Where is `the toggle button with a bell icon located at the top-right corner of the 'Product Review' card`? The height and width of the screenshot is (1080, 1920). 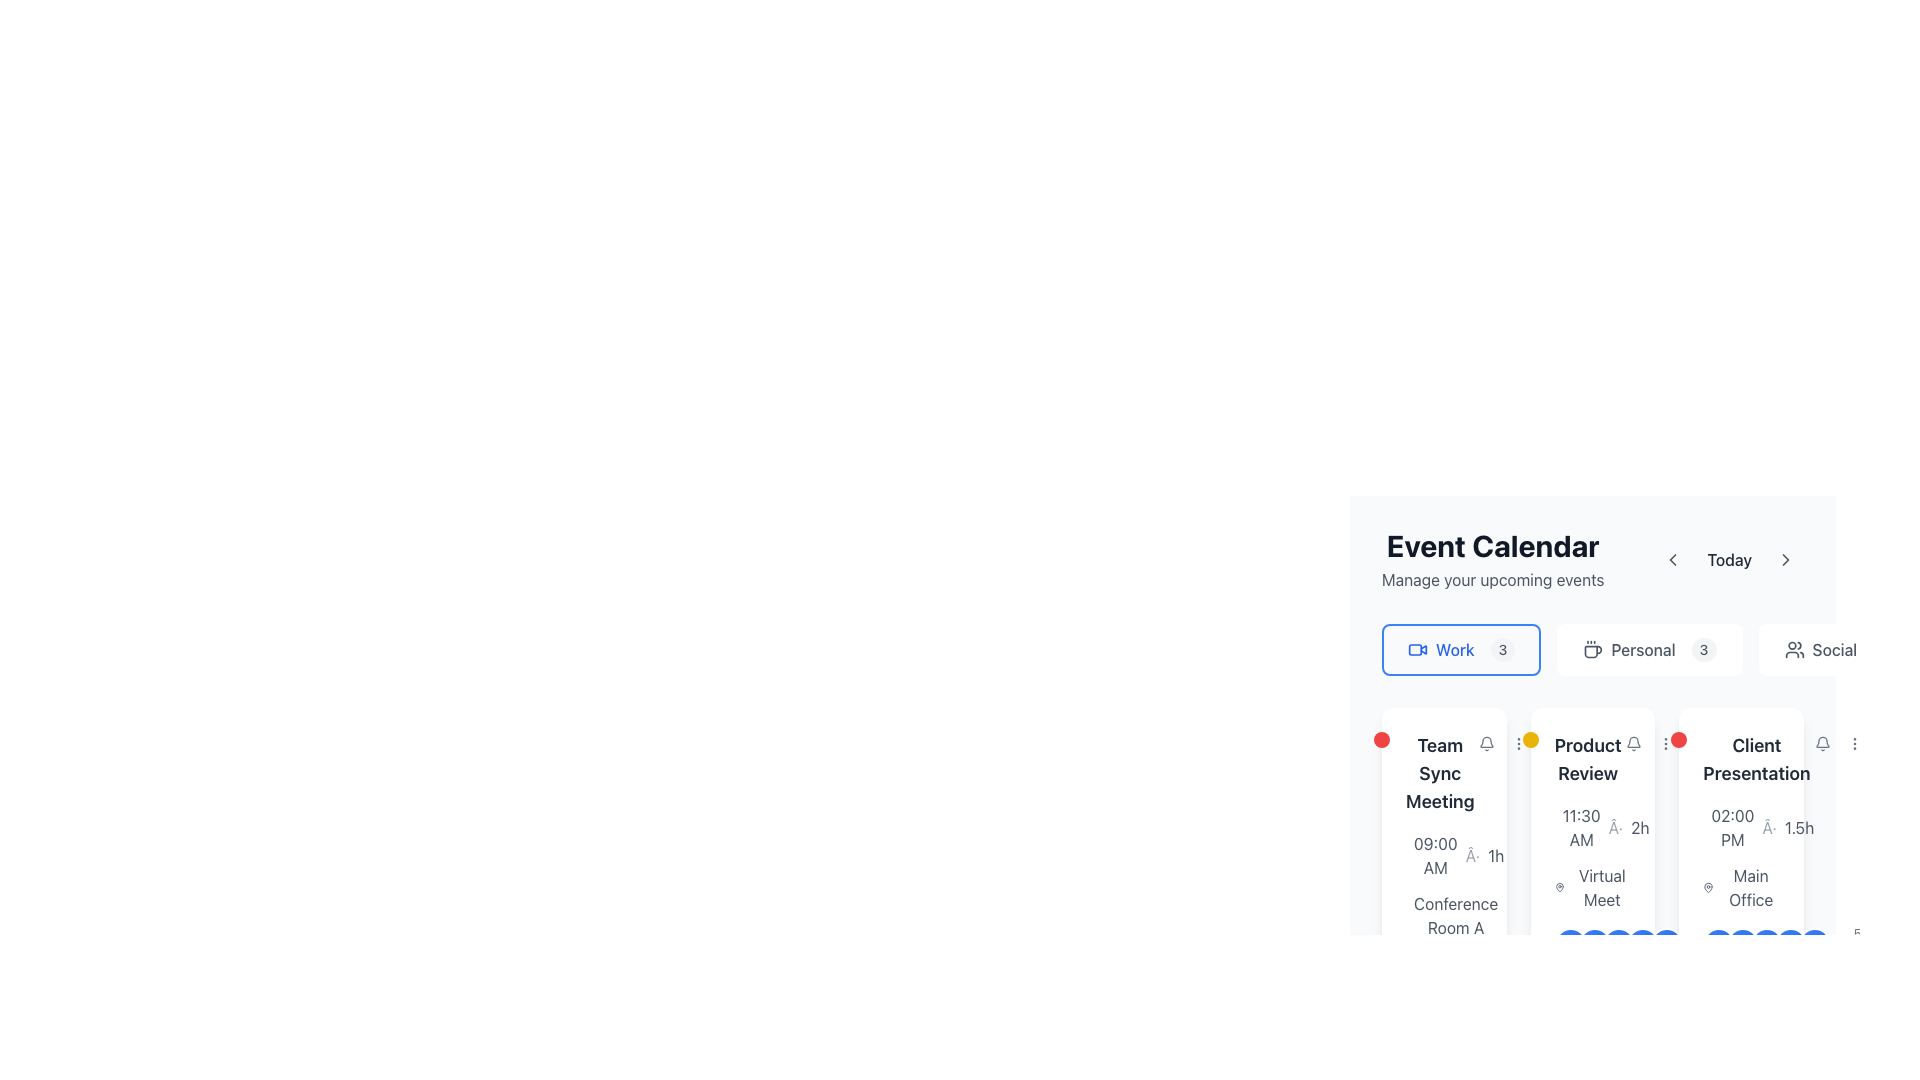 the toggle button with a bell icon located at the top-right corner of the 'Product Review' card is located at coordinates (1633, 744).